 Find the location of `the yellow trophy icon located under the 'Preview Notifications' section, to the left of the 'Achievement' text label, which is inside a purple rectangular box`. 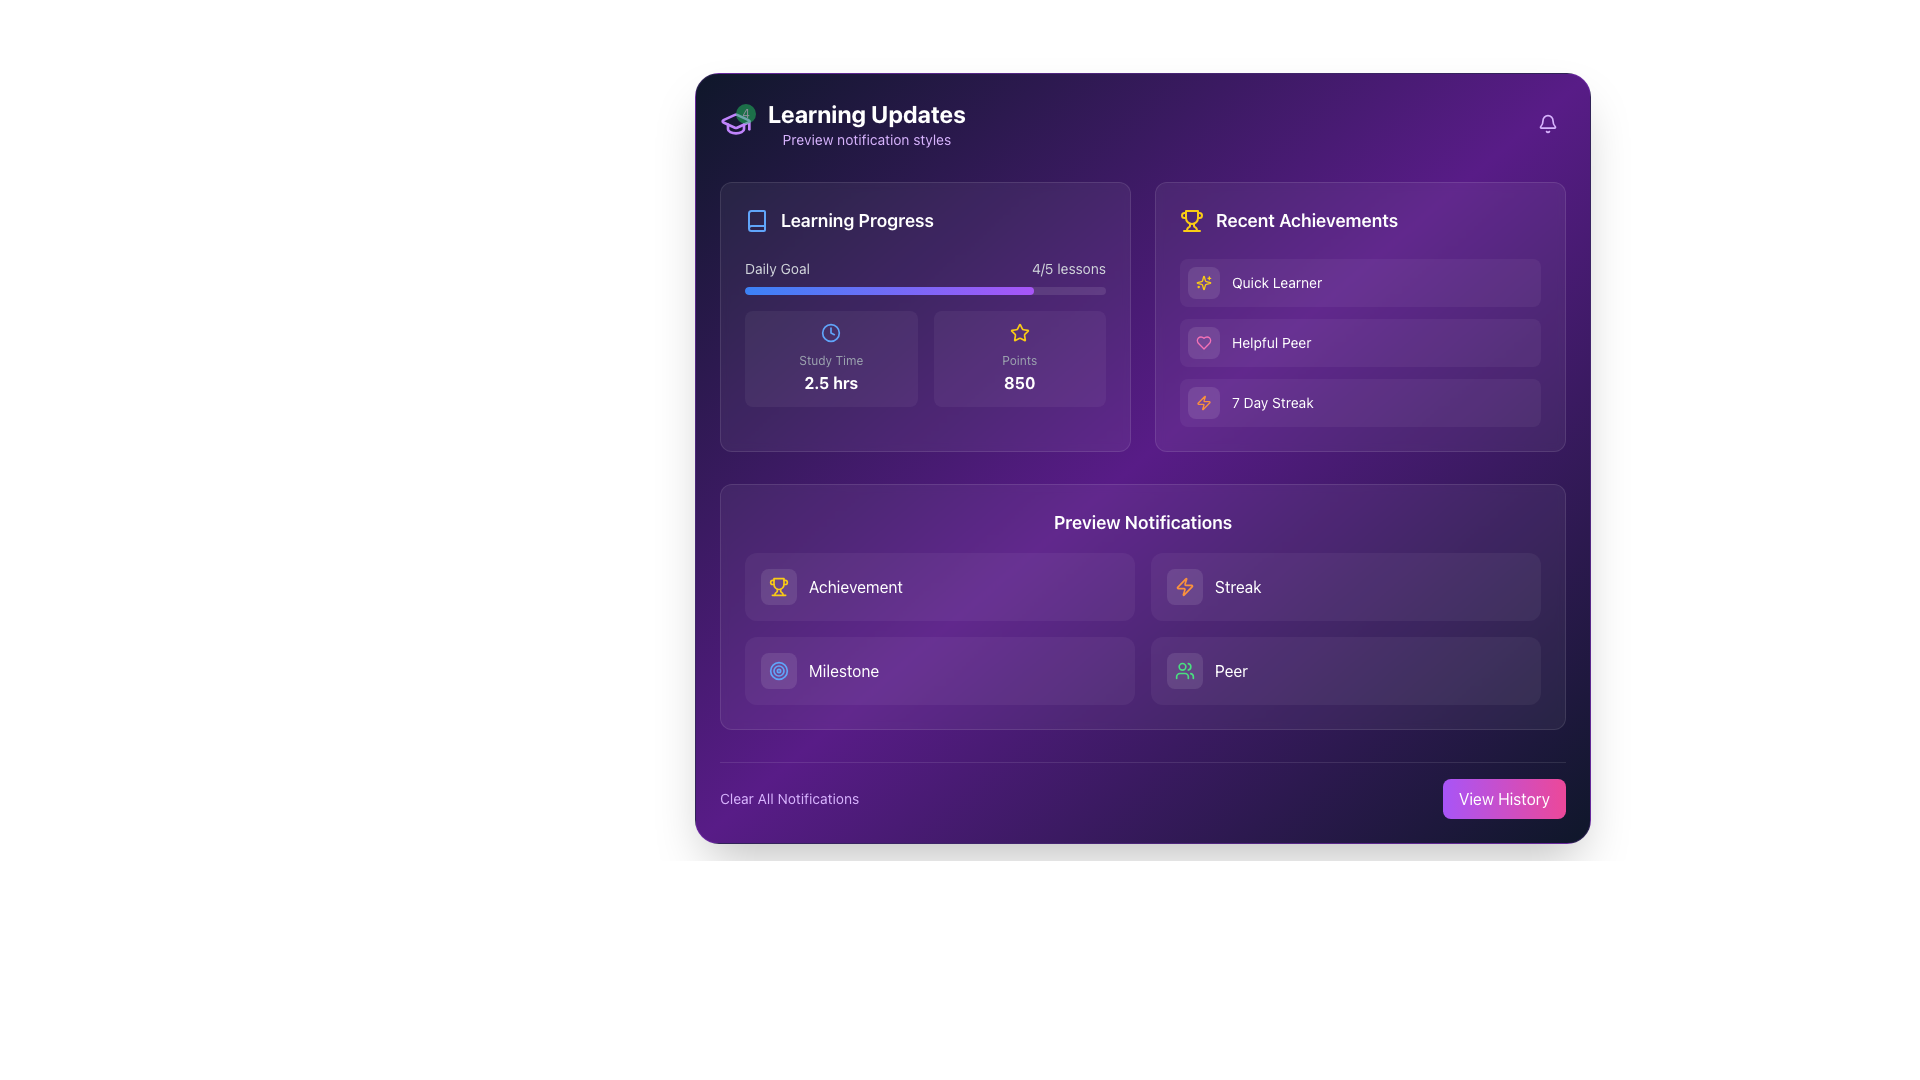

the yellow trophy icon located under the 'Preview Notifications' section, to the left of the 'Achievement' text label, which is inside a purple rectangular box is located at coordinates (777, 583).